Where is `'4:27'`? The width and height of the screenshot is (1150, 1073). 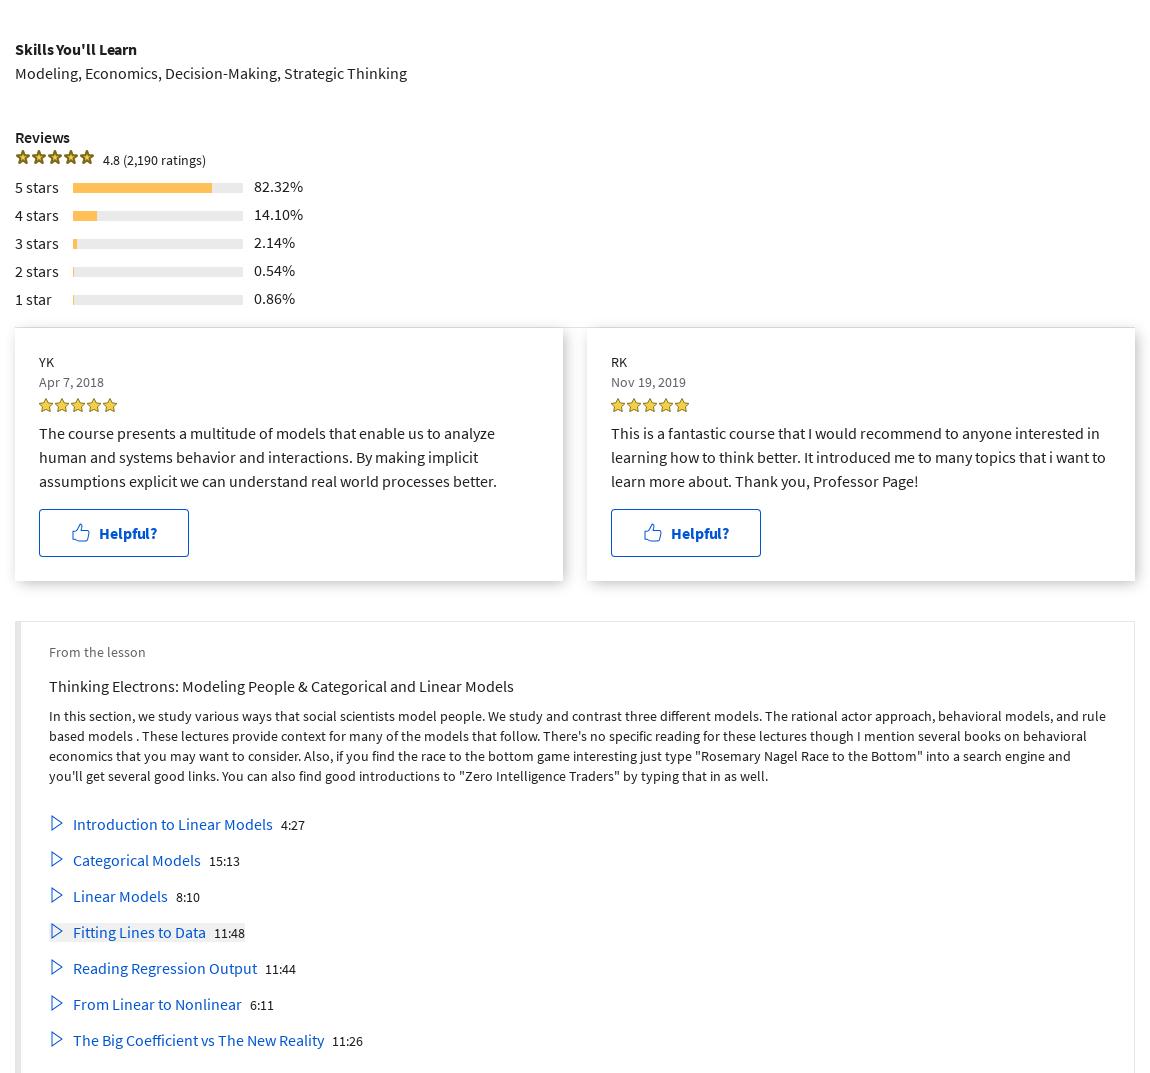
'4:27' is located at coordinates (293, 823).